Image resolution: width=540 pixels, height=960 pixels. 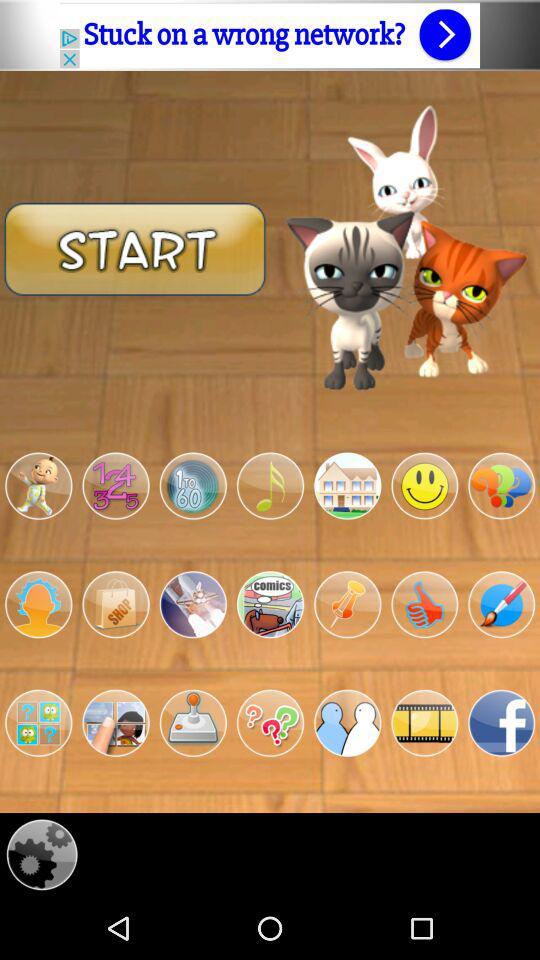 What do you see at coordinates (135, 247) in the screenshot?
I see `start button` at bounding box center [135, 247].